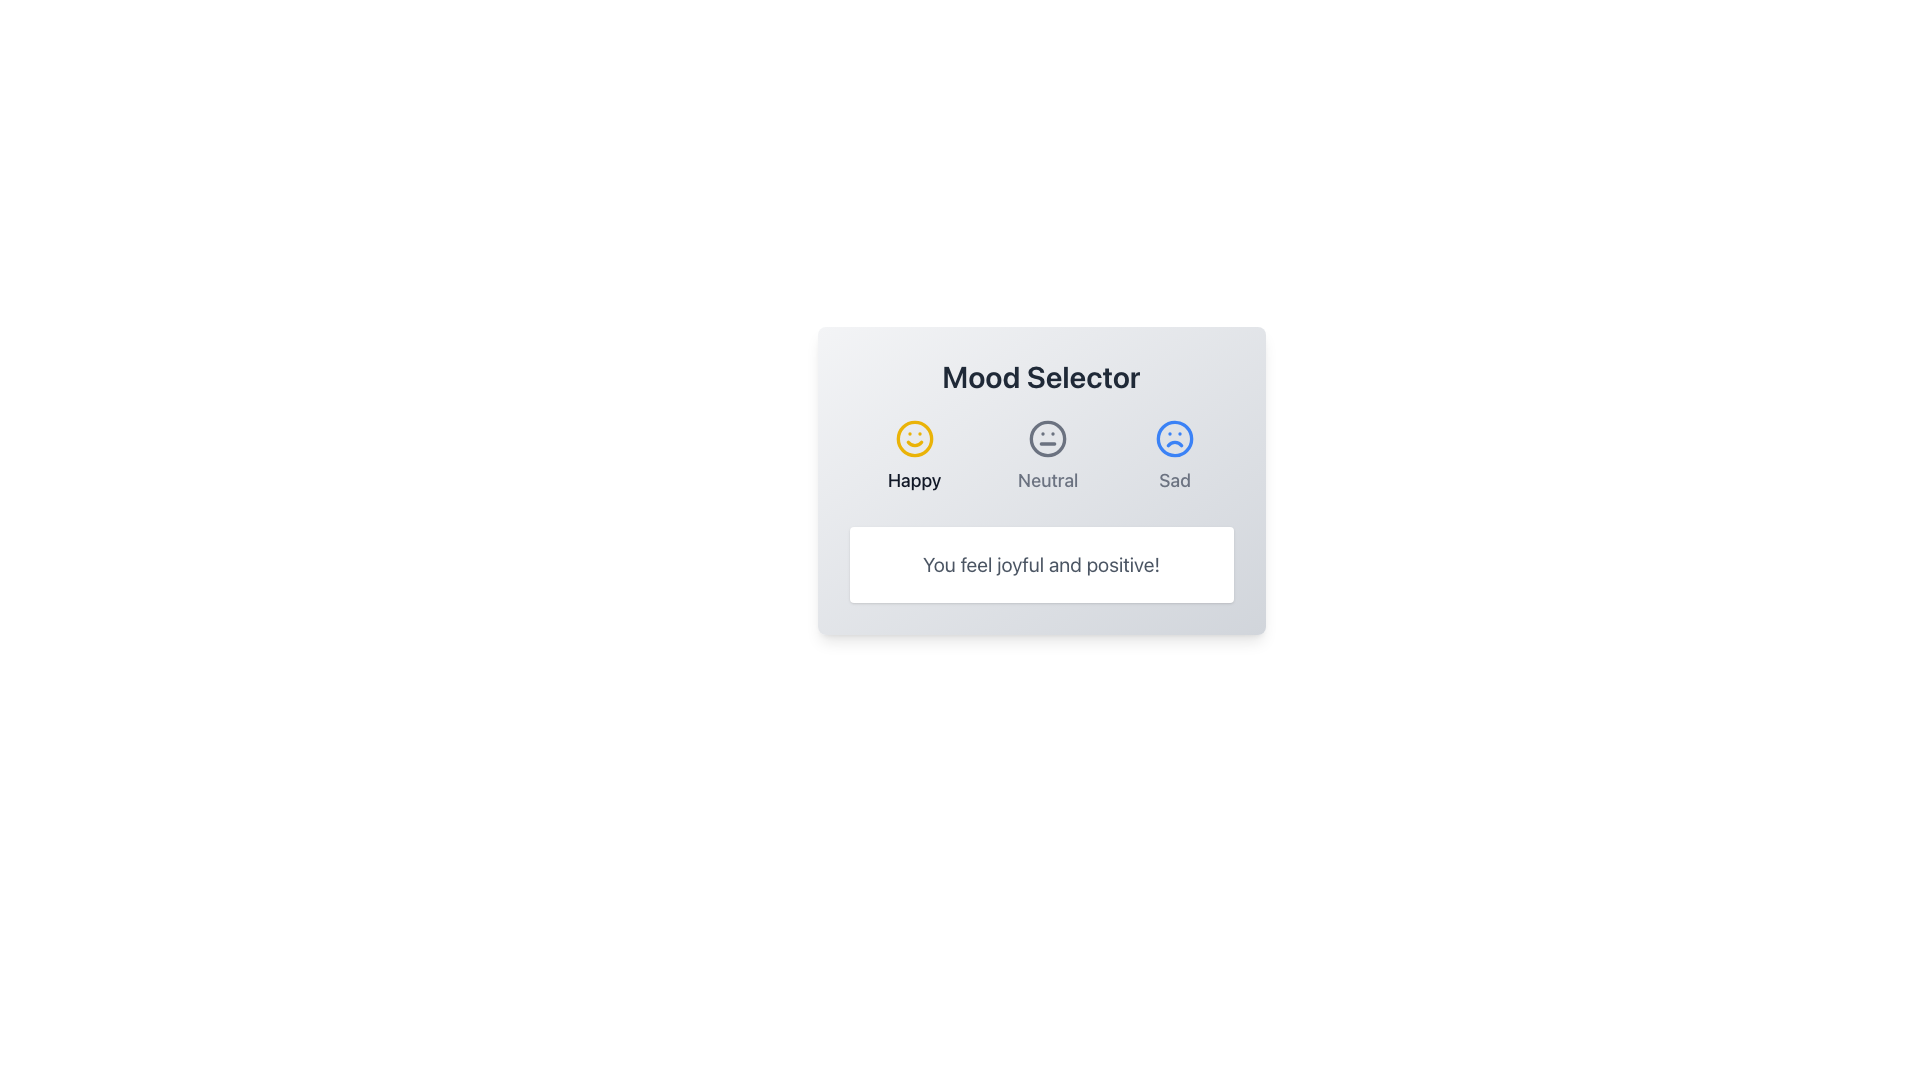 This screenshot has width=1920, height=1080. What do you see at coordinates (1047, 438) in the screenshot?
I see `the 'Neutral' mood icon located centrally in the row of three mood icons` at bounding box center [1047, 438].